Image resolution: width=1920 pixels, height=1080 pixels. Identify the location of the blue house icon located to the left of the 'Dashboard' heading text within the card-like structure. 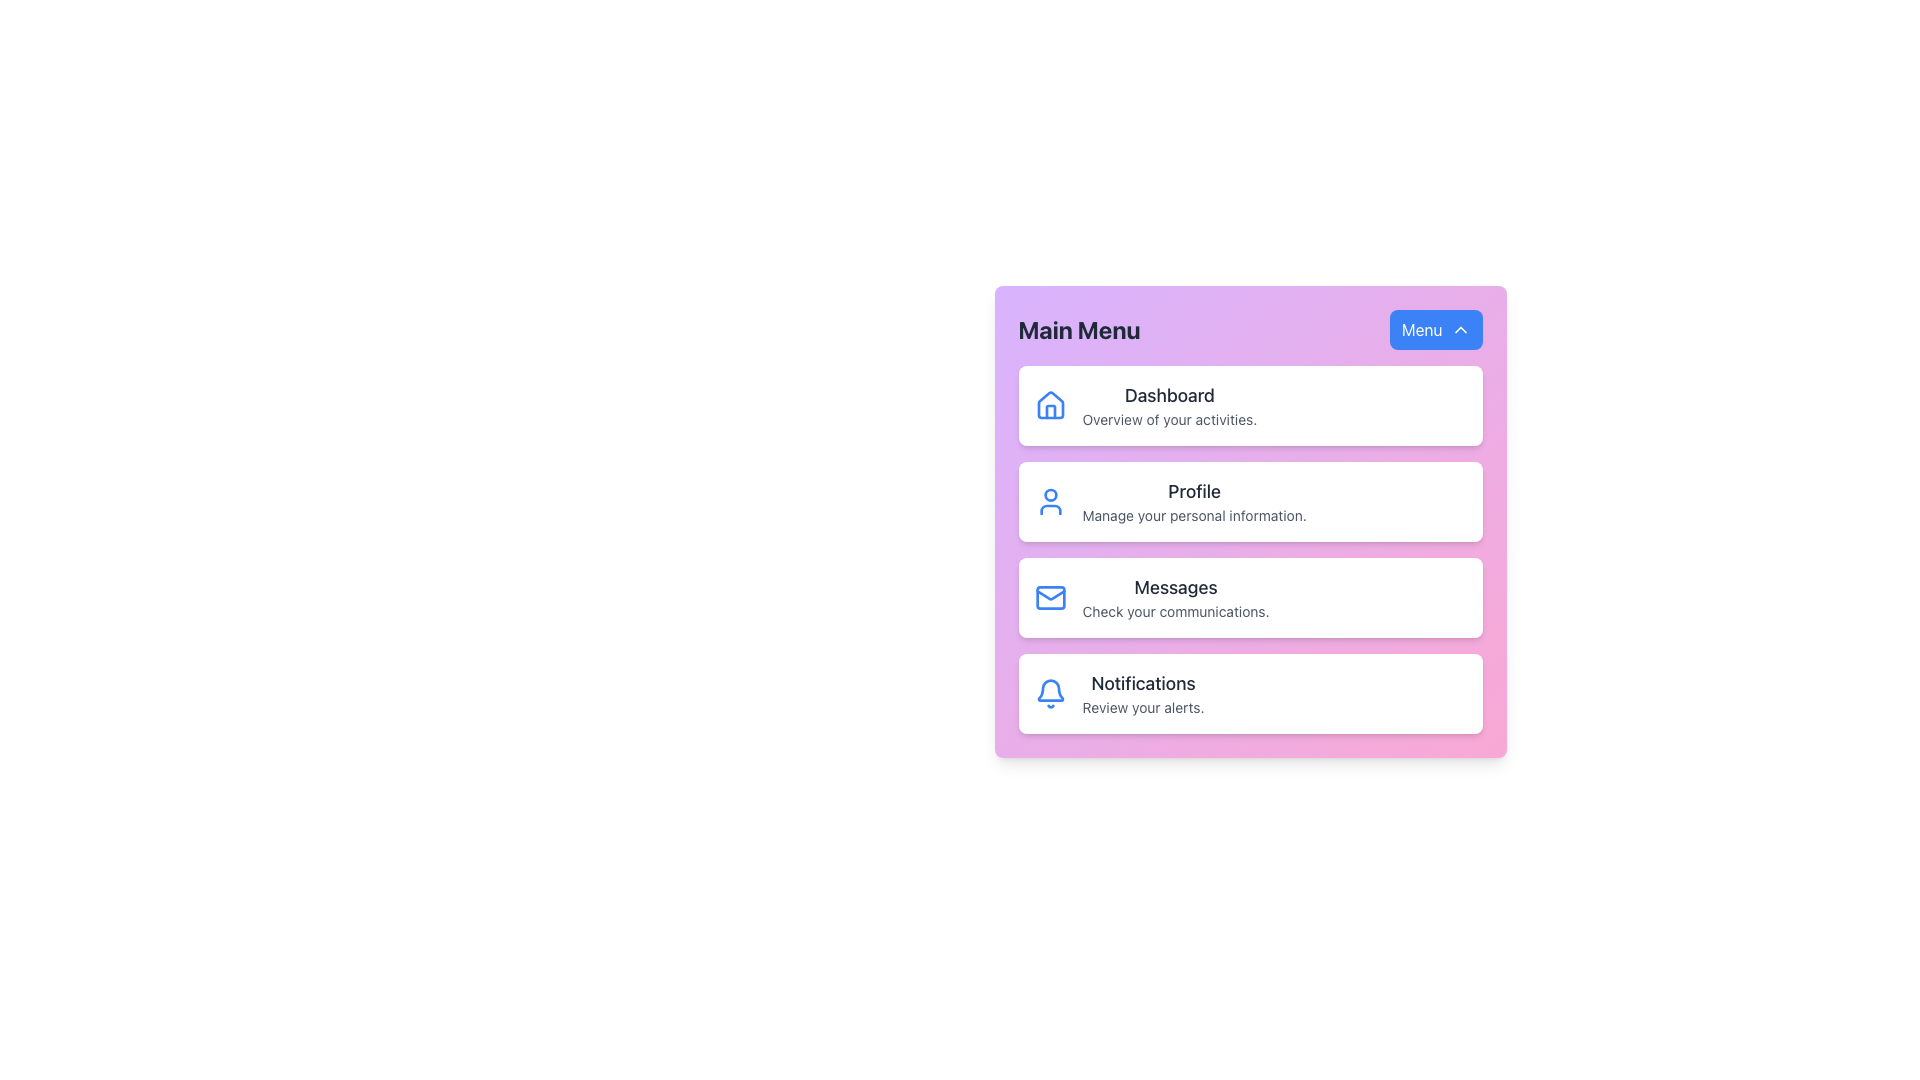
(1049, 405).